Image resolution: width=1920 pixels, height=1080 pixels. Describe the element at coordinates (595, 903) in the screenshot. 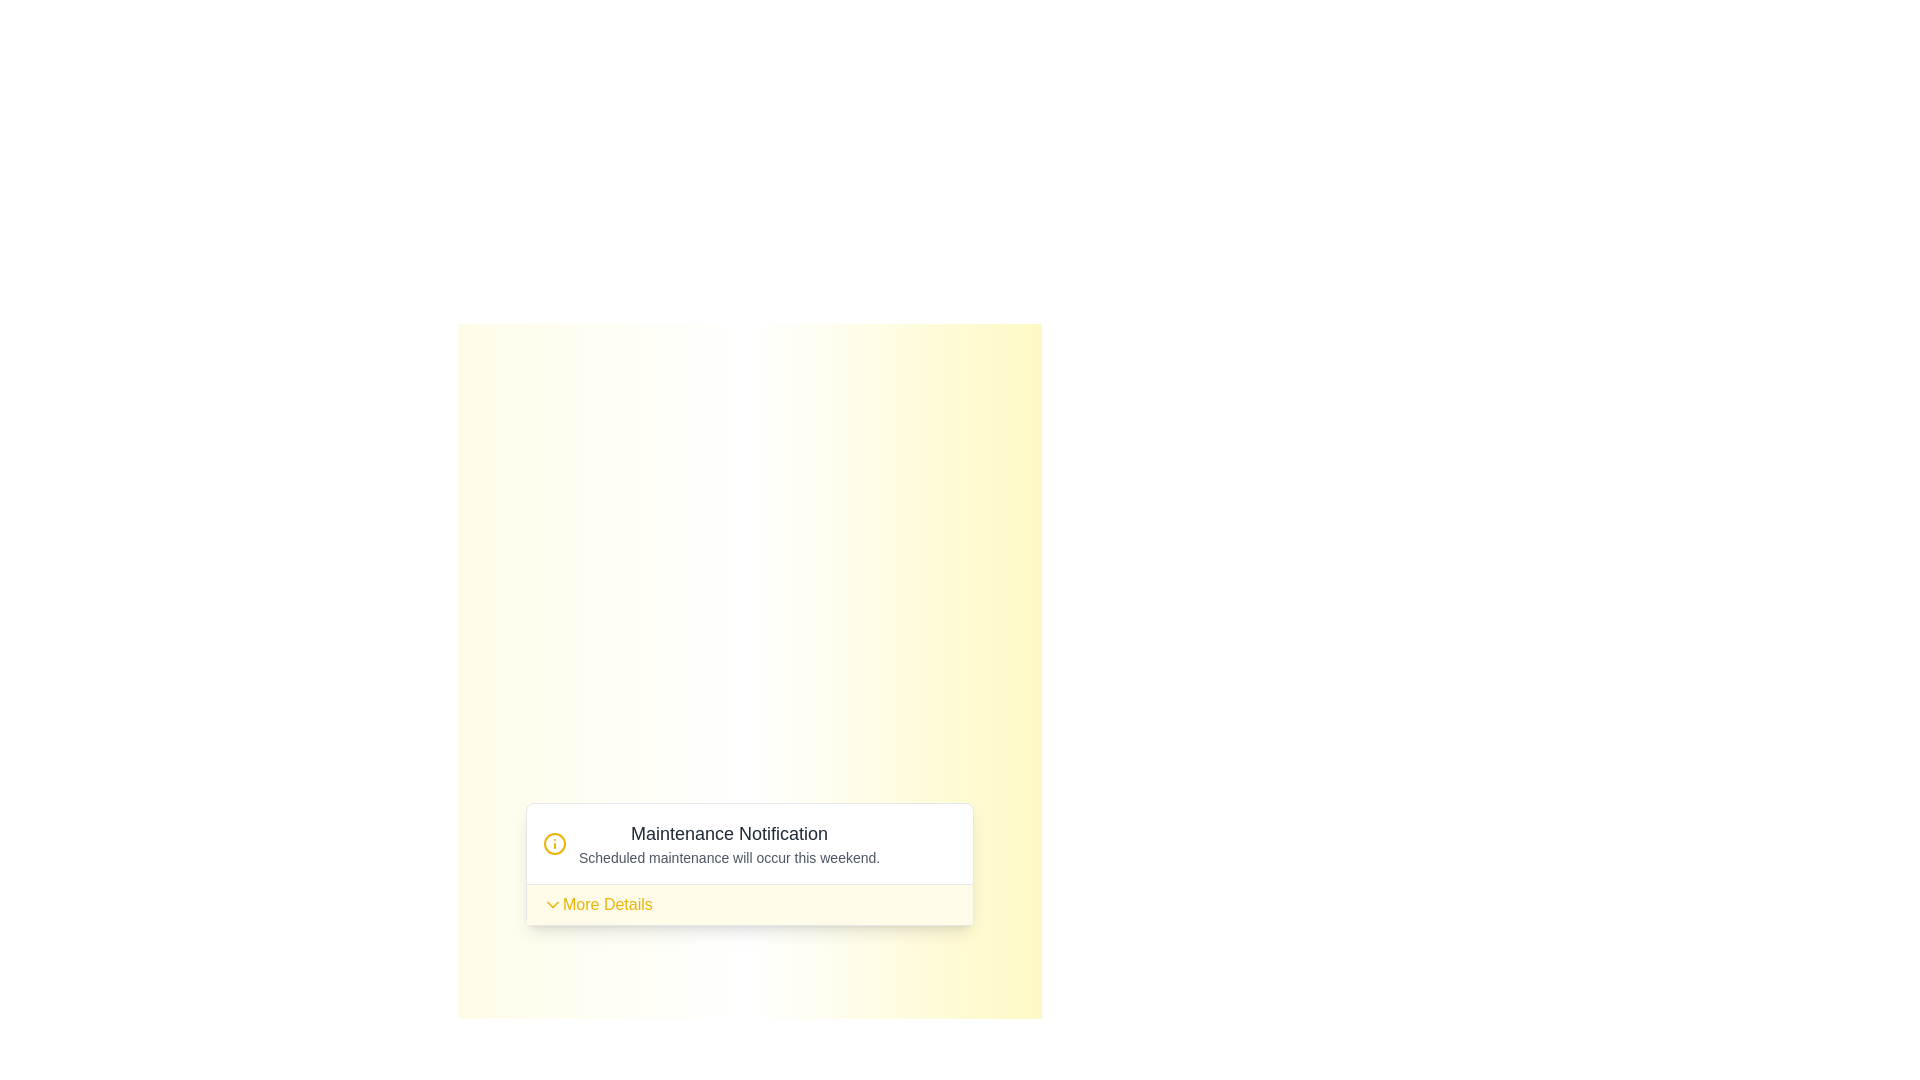

I see `'More Details' button to toggle the details section` at that location.